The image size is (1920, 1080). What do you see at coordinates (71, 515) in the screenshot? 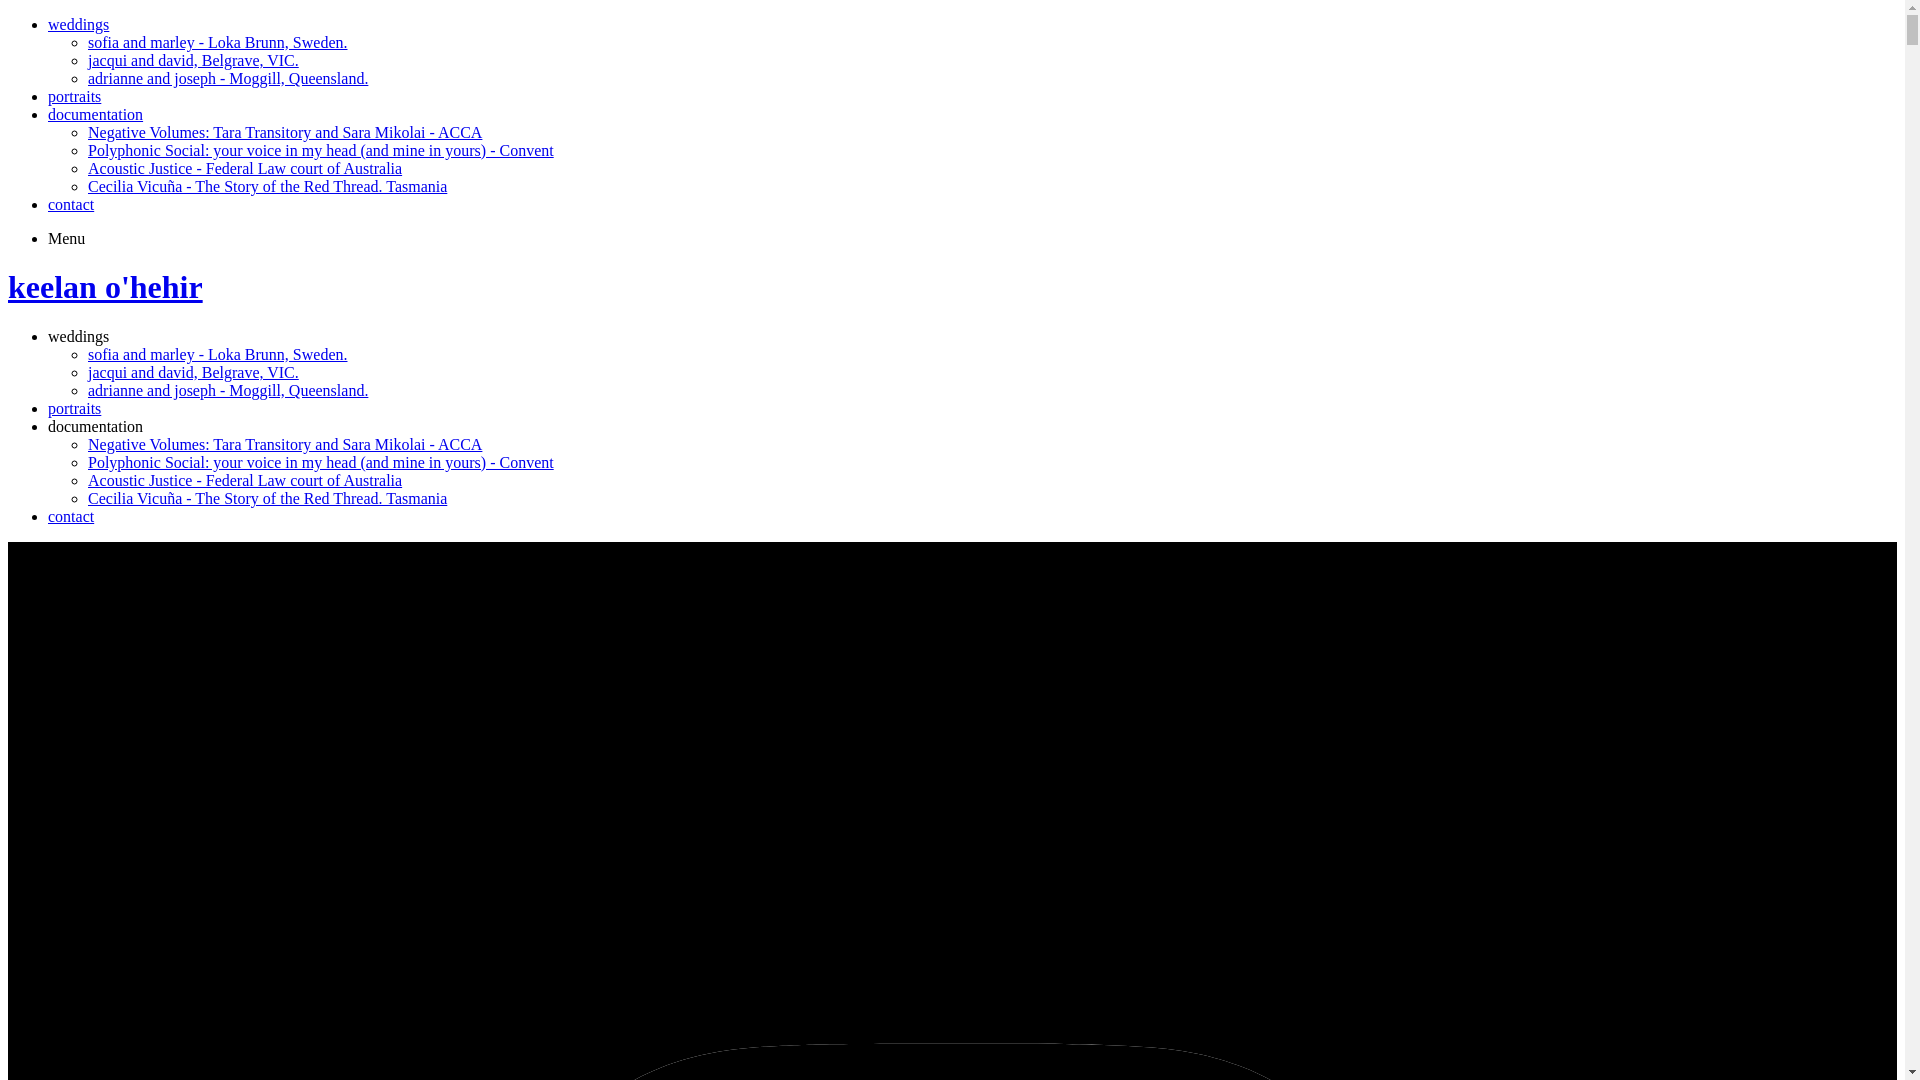
I see `'contact'` at bounding box center [71, 515].